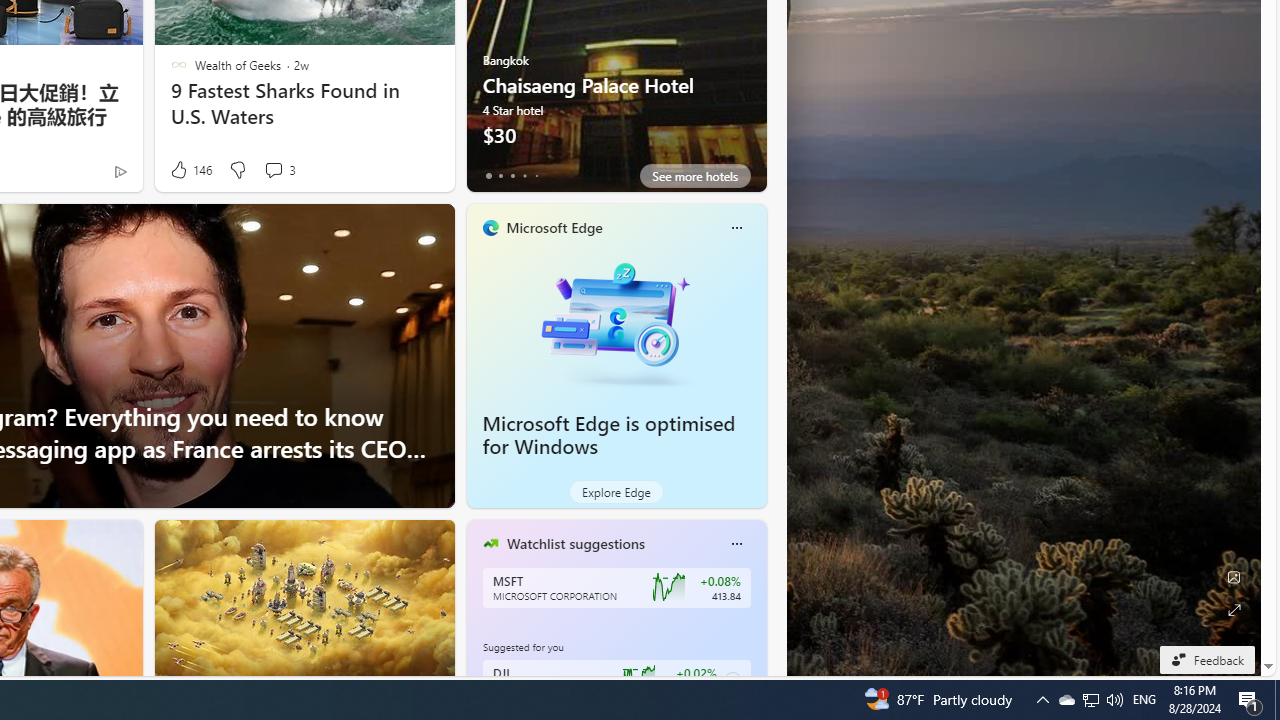  Describe the element at coordinates (695, 175) in the screenshot. I see `'See more hotels'` at that location.